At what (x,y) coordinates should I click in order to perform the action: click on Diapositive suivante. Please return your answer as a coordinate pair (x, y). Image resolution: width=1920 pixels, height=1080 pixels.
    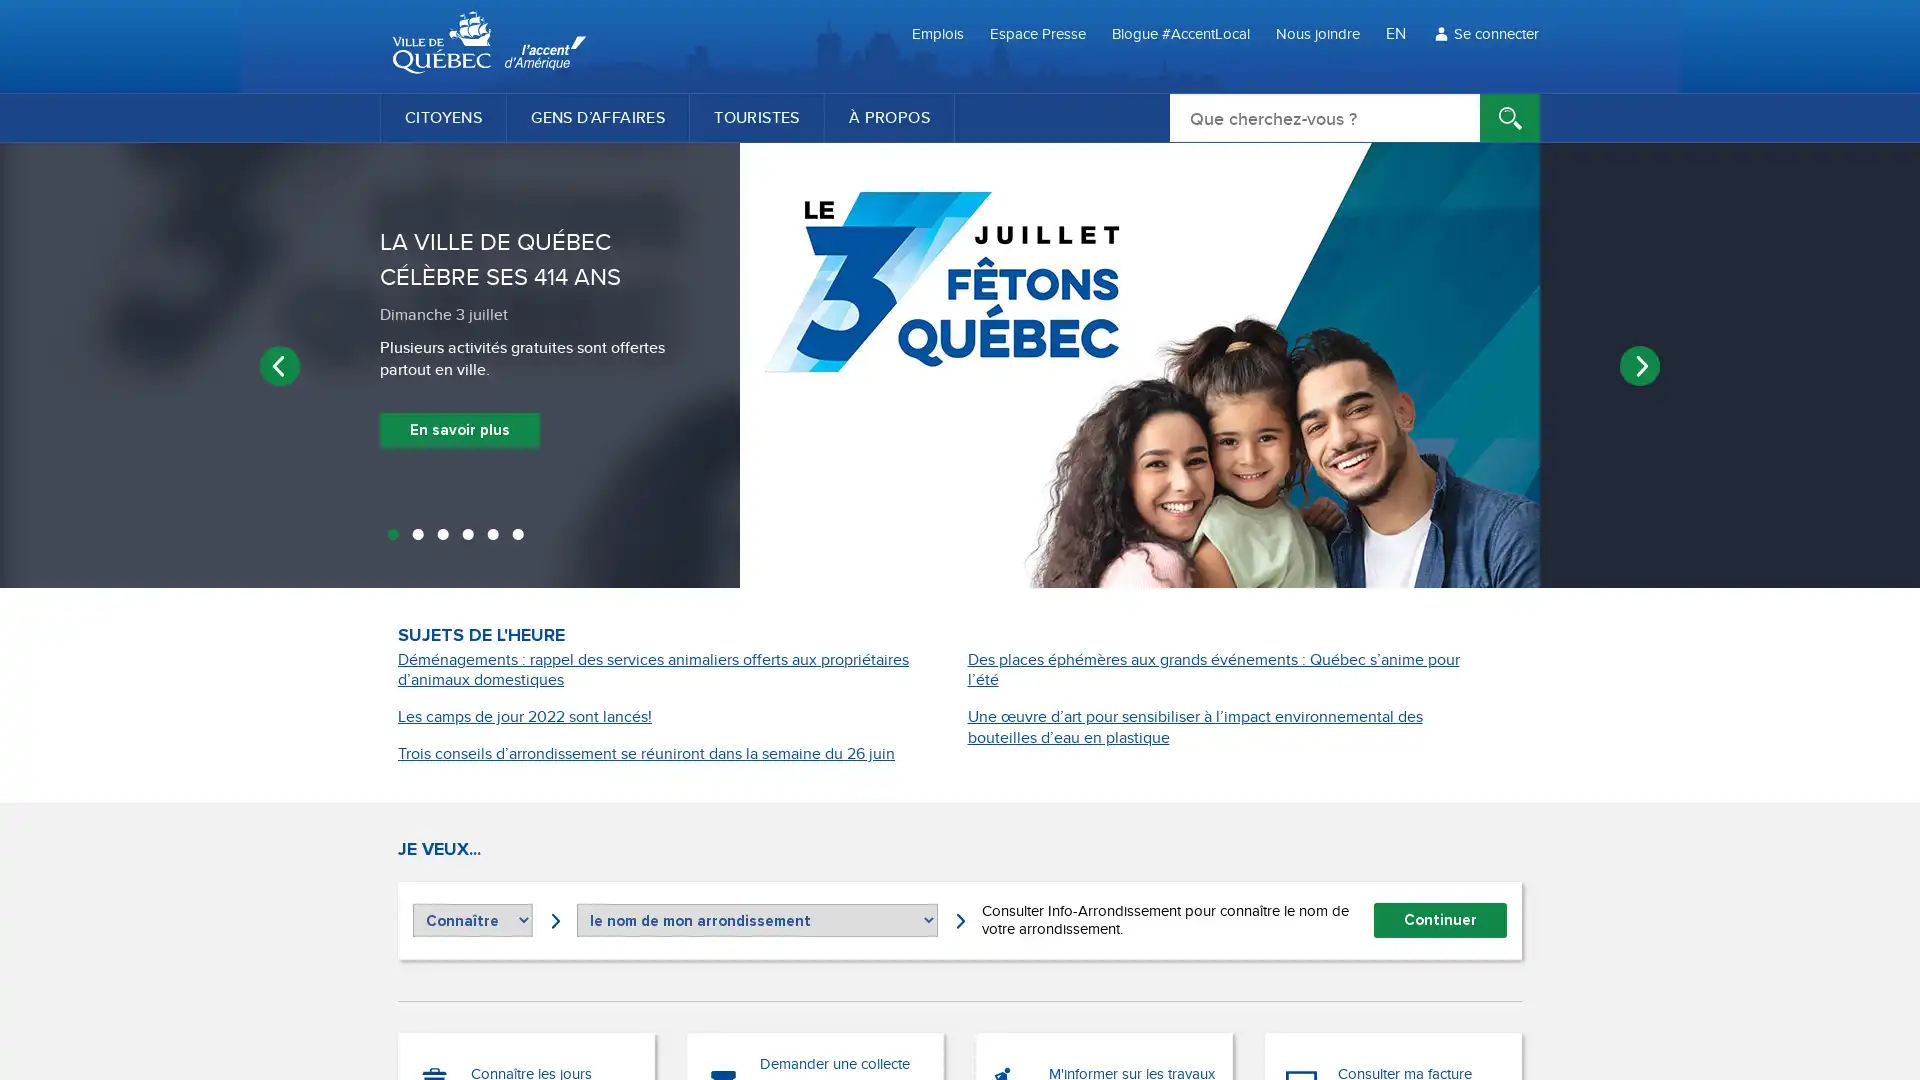
    Looking at the image, I should click on (1640, 365).